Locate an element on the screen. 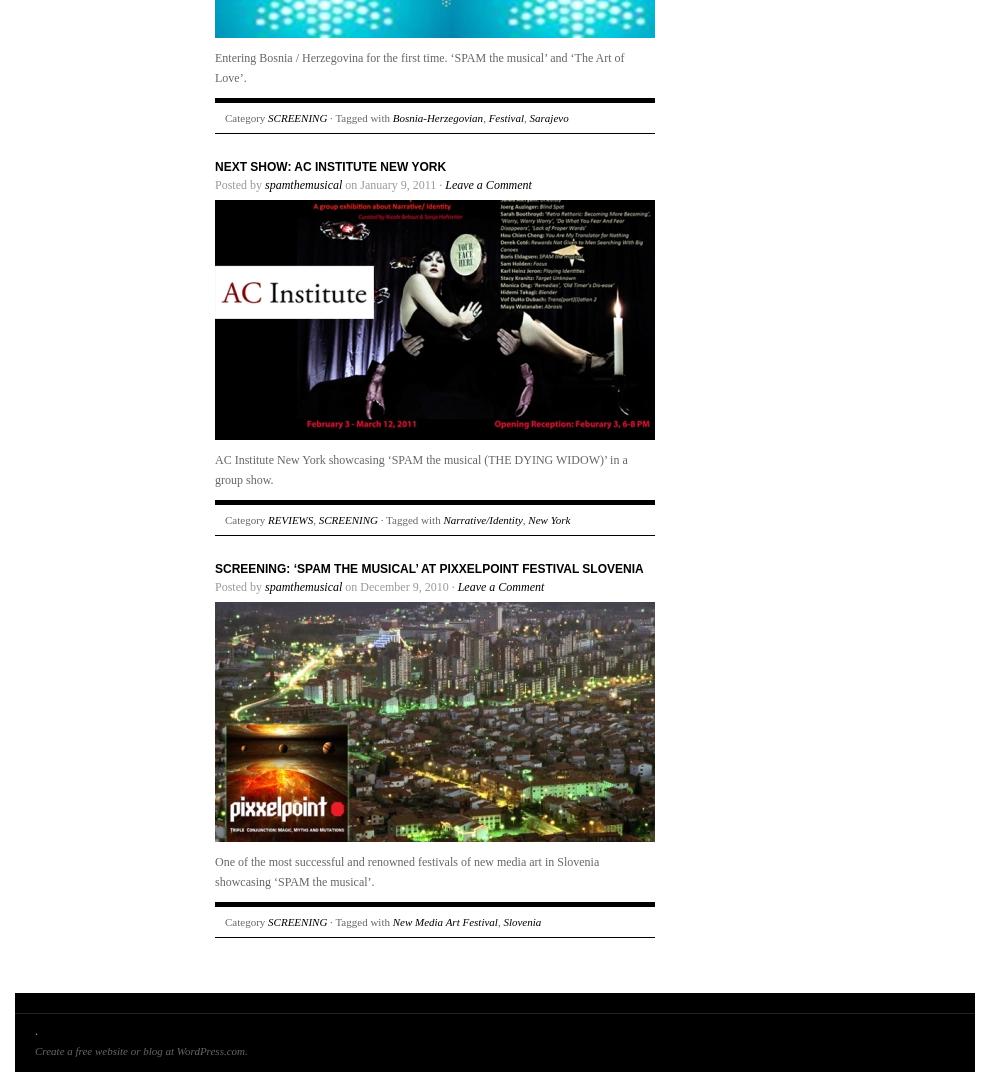  'REVIEWS' is located at coordinates (290, 520).